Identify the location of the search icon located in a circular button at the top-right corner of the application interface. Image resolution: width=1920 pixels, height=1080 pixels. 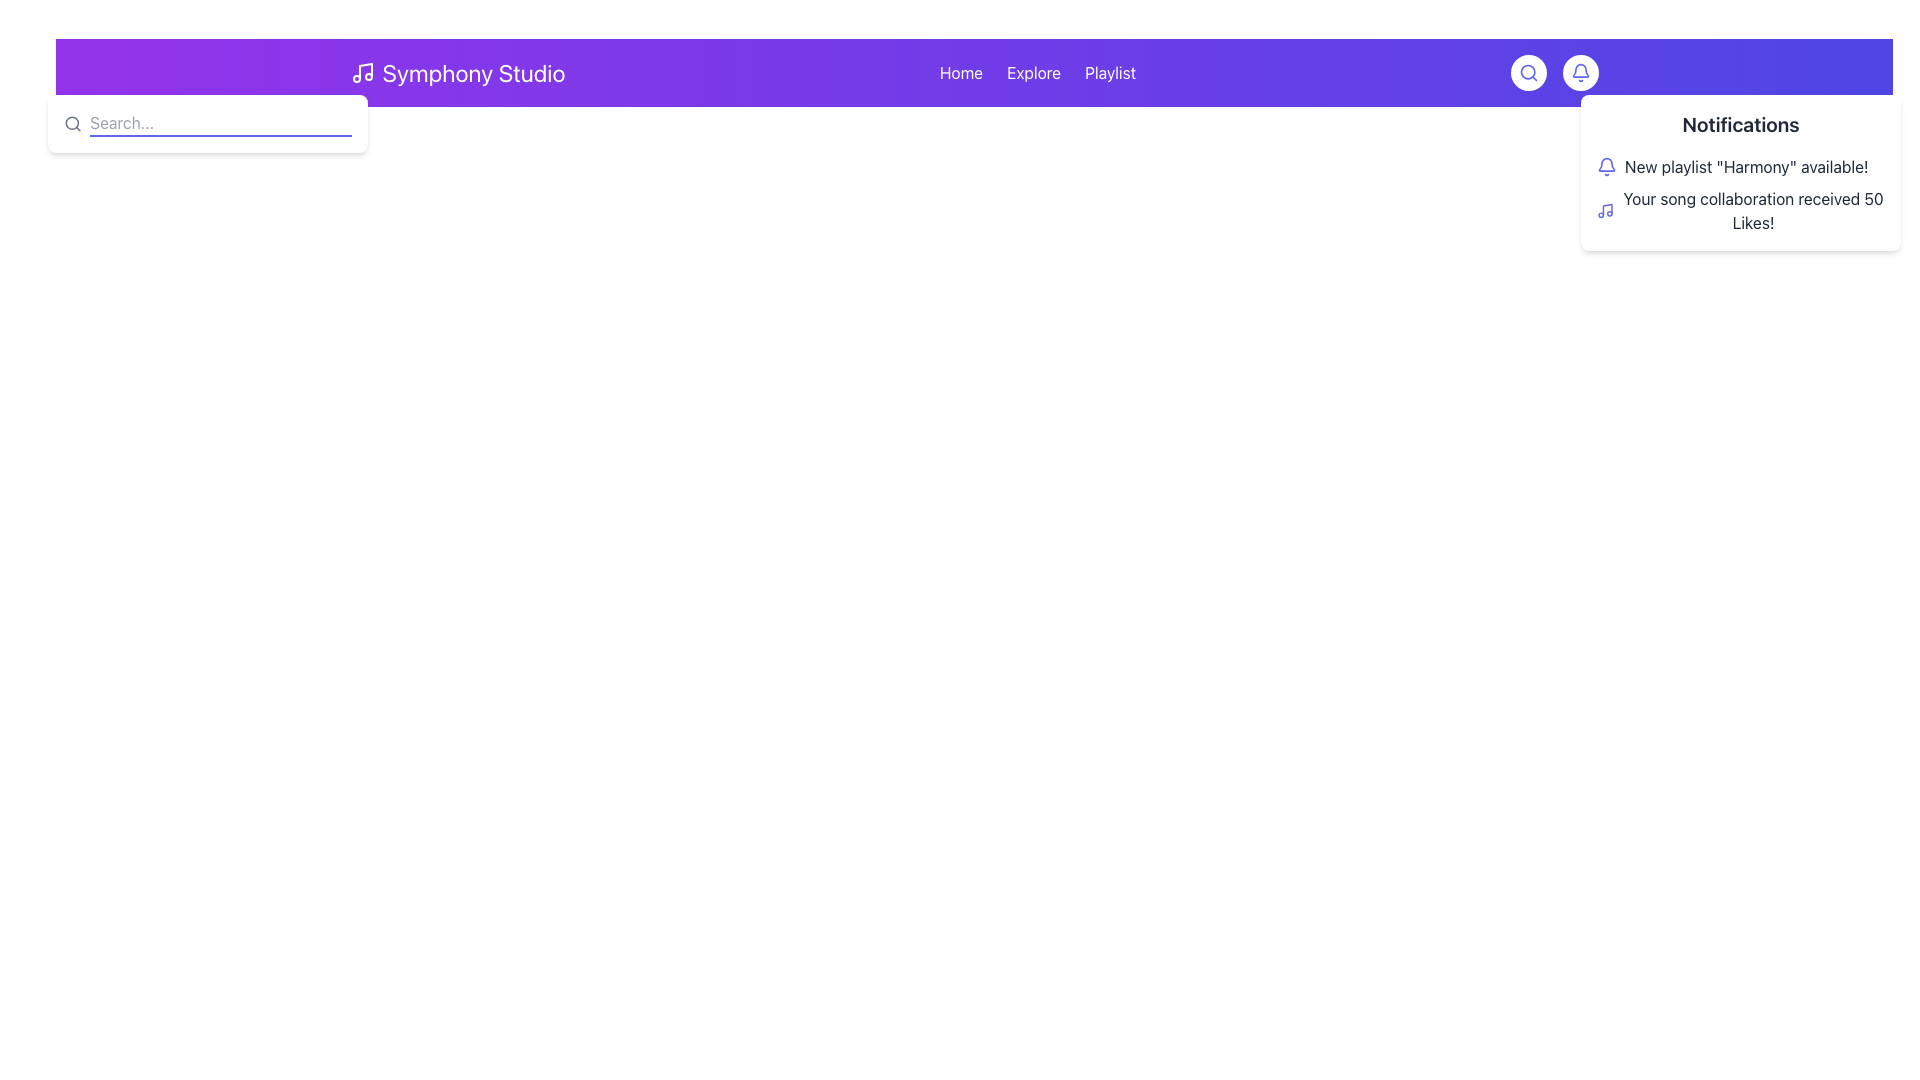
(1527, 72).